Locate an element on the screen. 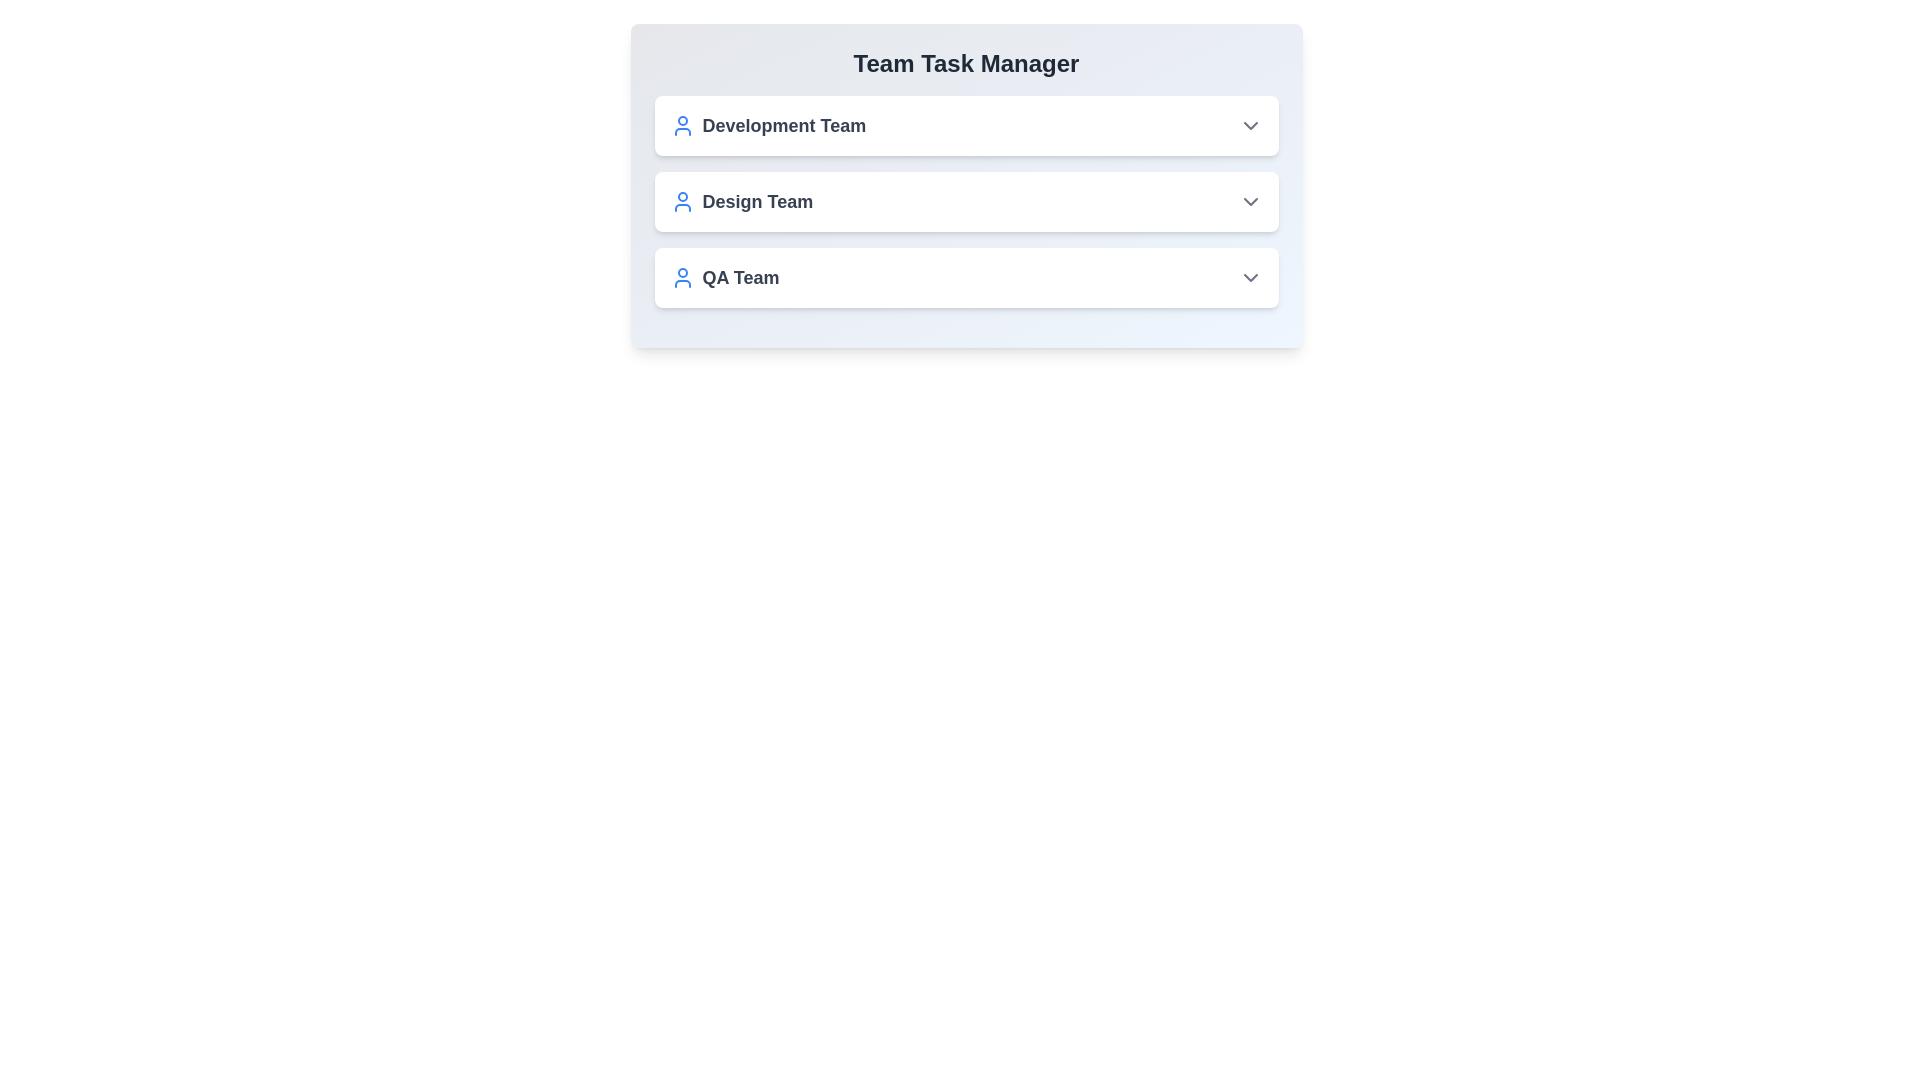 Image resolution: width=1920 pixels, height=1080 pixels. the header of the Development Team section is located at coordinates (966, 126).